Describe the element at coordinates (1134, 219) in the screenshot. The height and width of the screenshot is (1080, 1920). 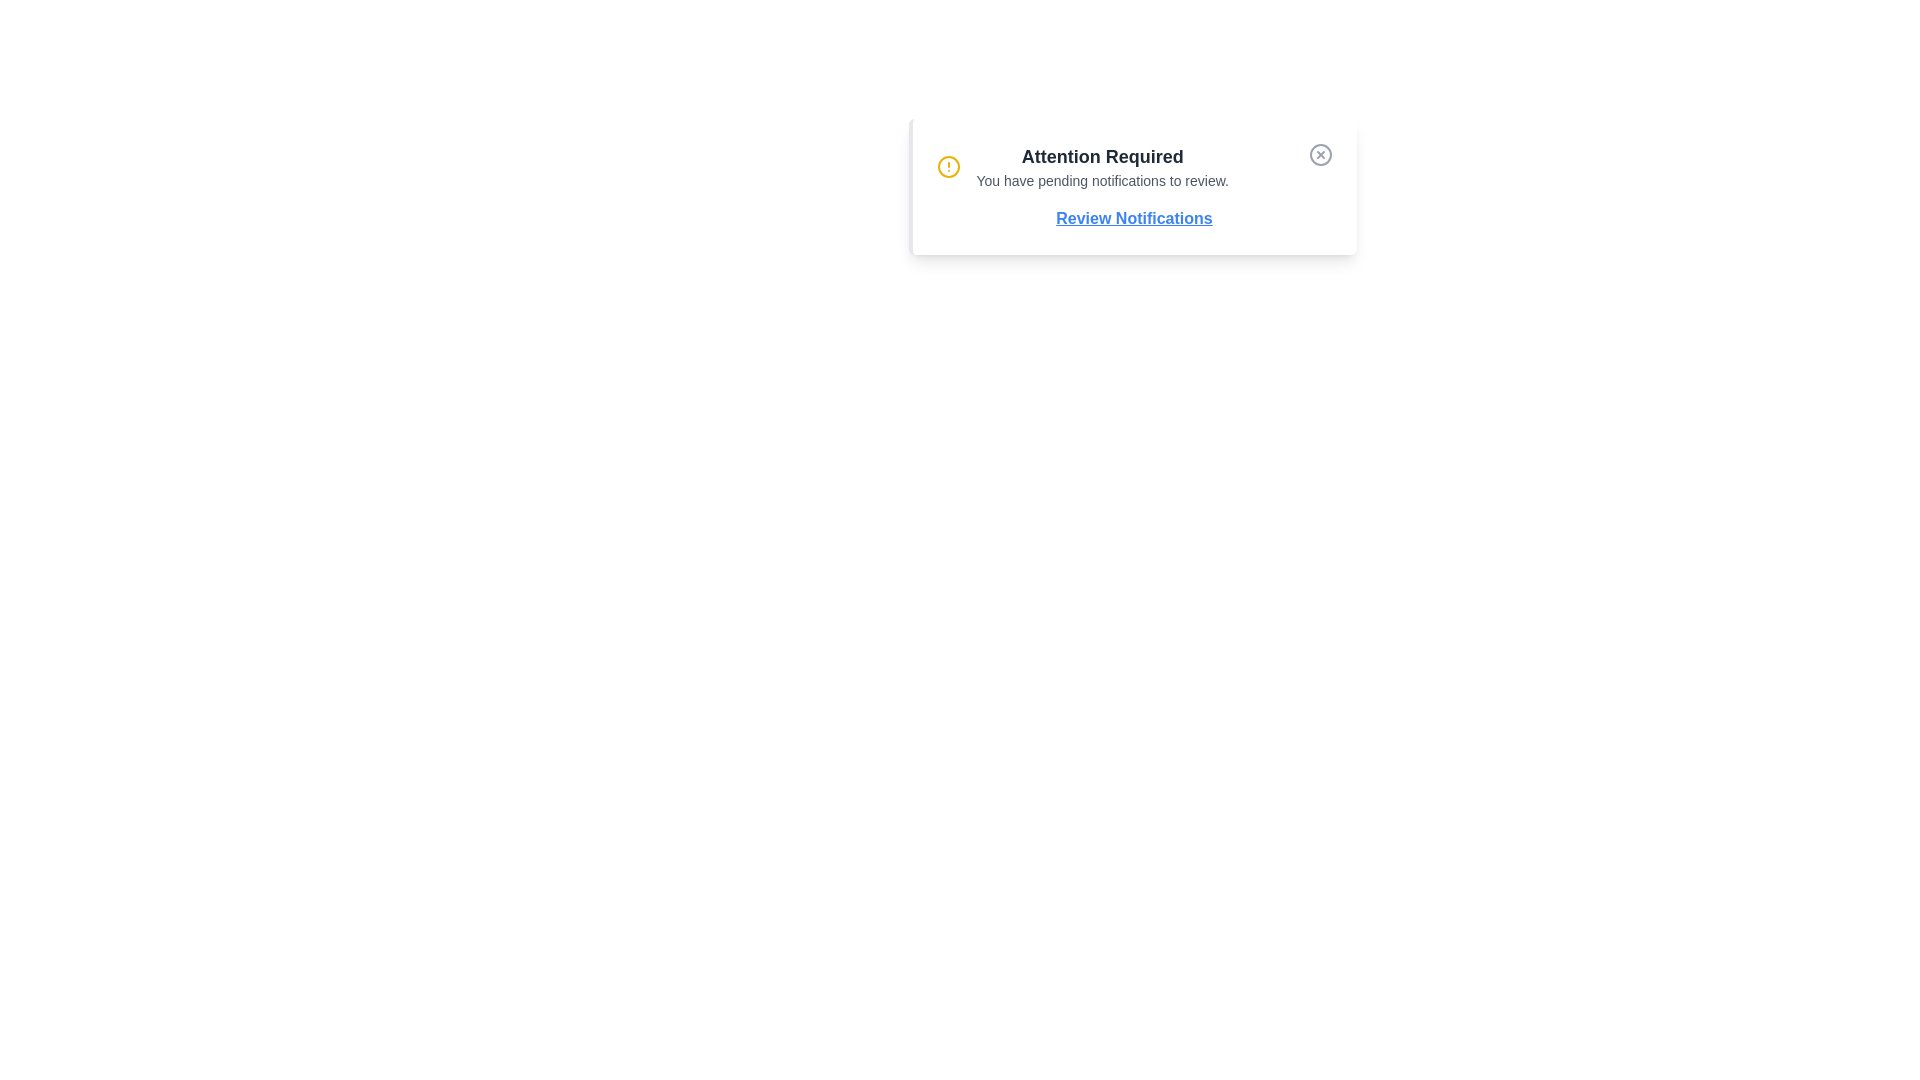
I see `the hyperlink located at the bottom of the 'Attention Required' notification card` at that location.